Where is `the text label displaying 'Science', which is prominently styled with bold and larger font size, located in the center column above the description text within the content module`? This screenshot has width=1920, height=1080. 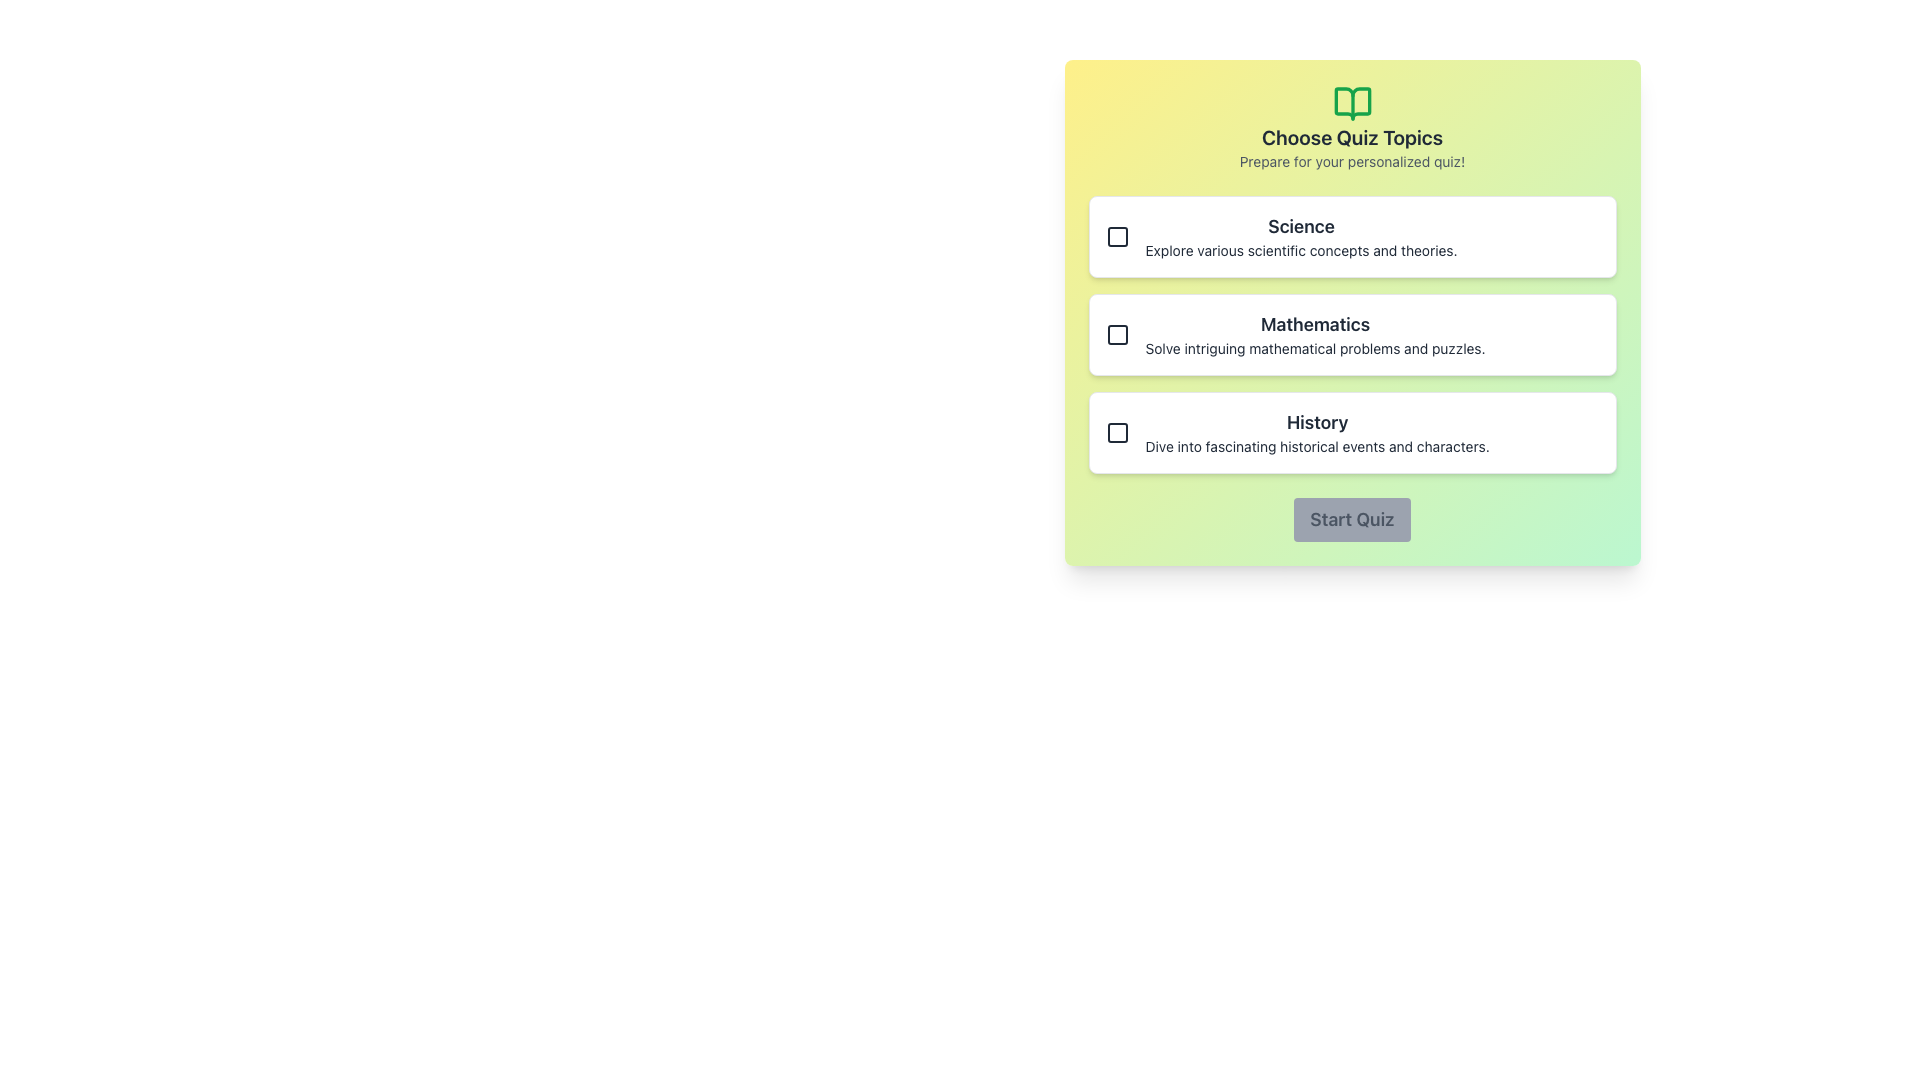
the text label displaying 'Science', which is prominently styled with bold and larger font size, located in the center column above the description text within the content module is located at coordinates (1301, 226).